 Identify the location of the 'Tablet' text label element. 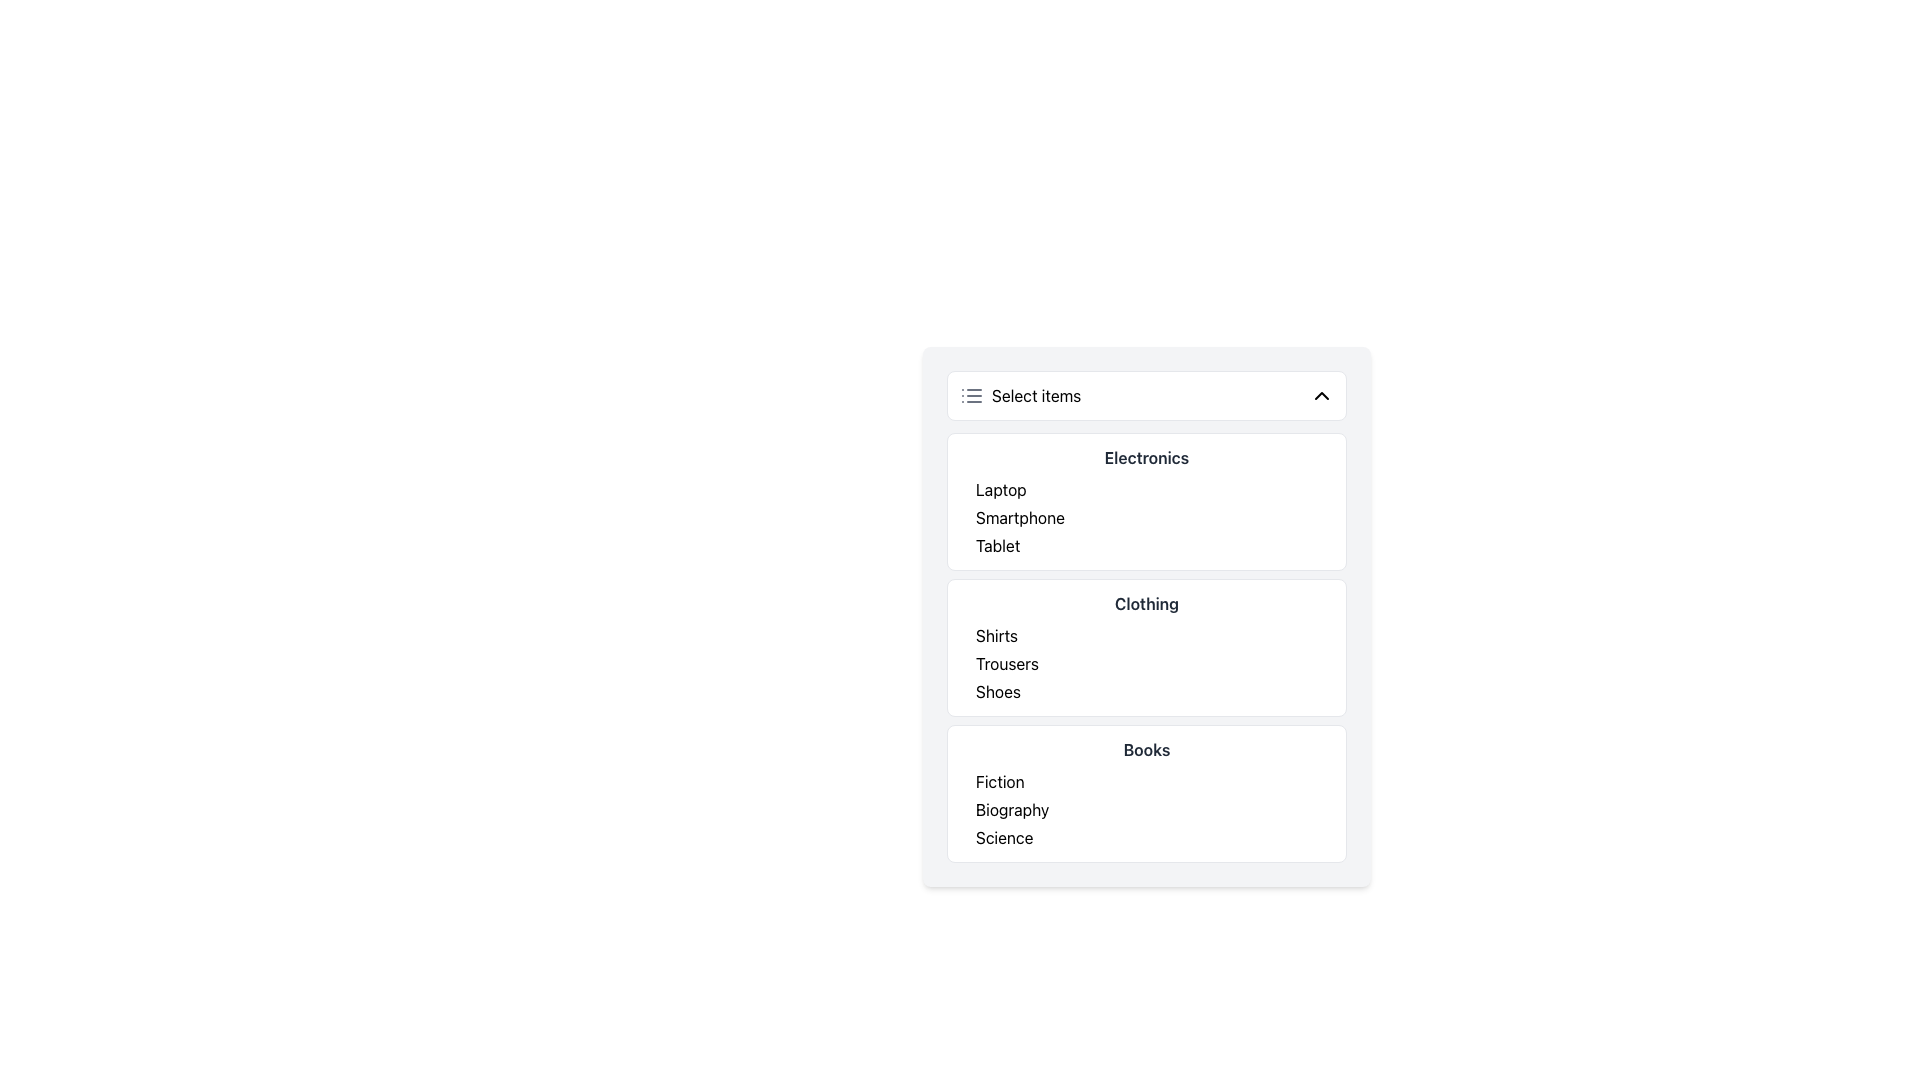
(998, 546).